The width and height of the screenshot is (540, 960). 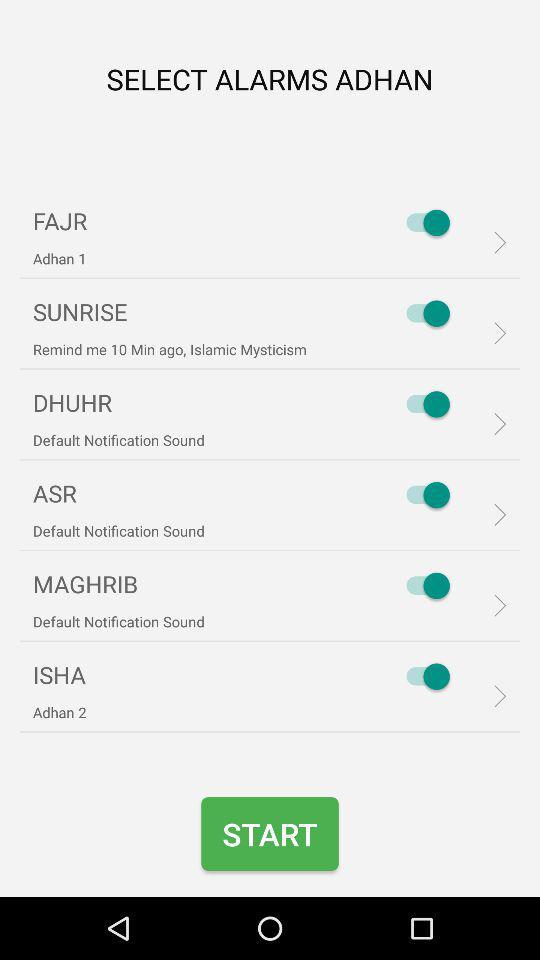 What do you see at coordinates (422, 223) in the screenshot?
I see `the first switch on the web page` at bounding box center [422, 223].